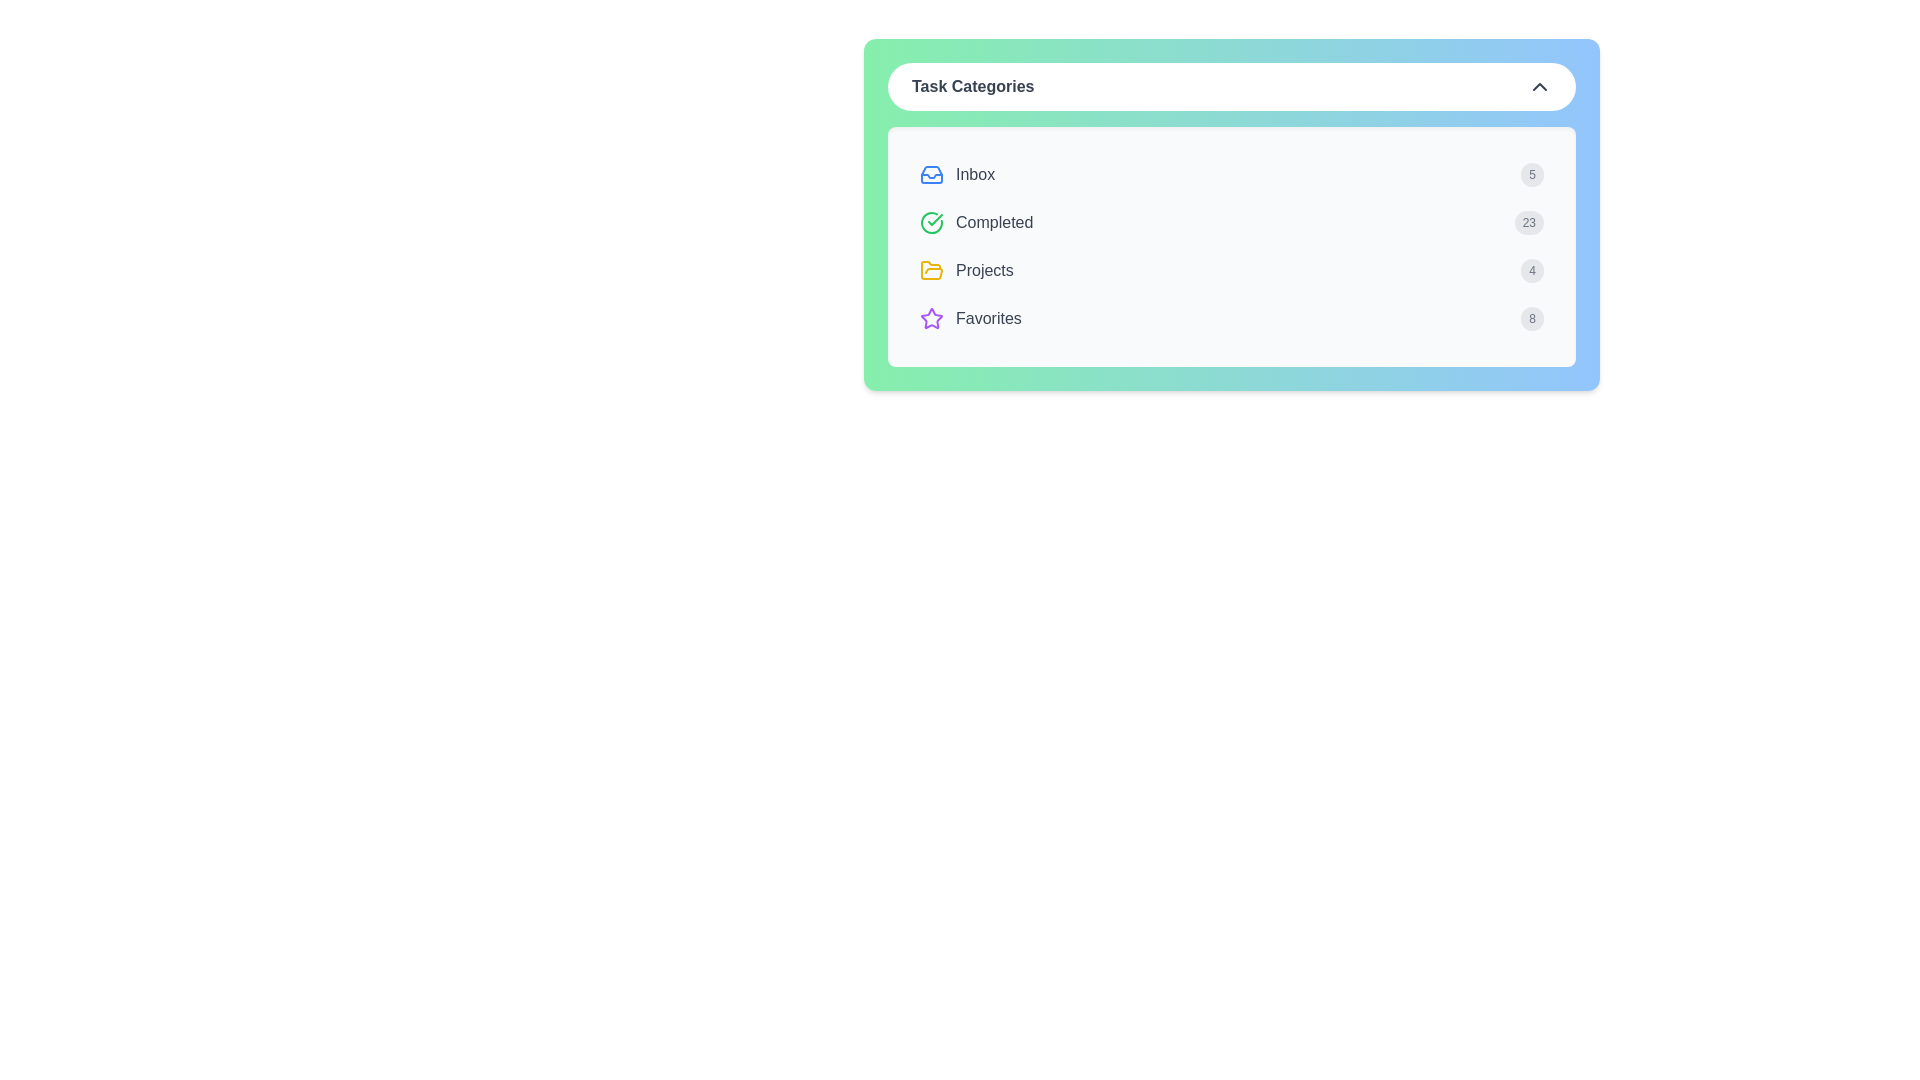 The width and height of the screenshot is (1920, 1080). Describe the element at coordinates (984, 270) in the screenshot. I see `the 'Projects' text label, which is the third item in the 'Task Categories' section` at that location.